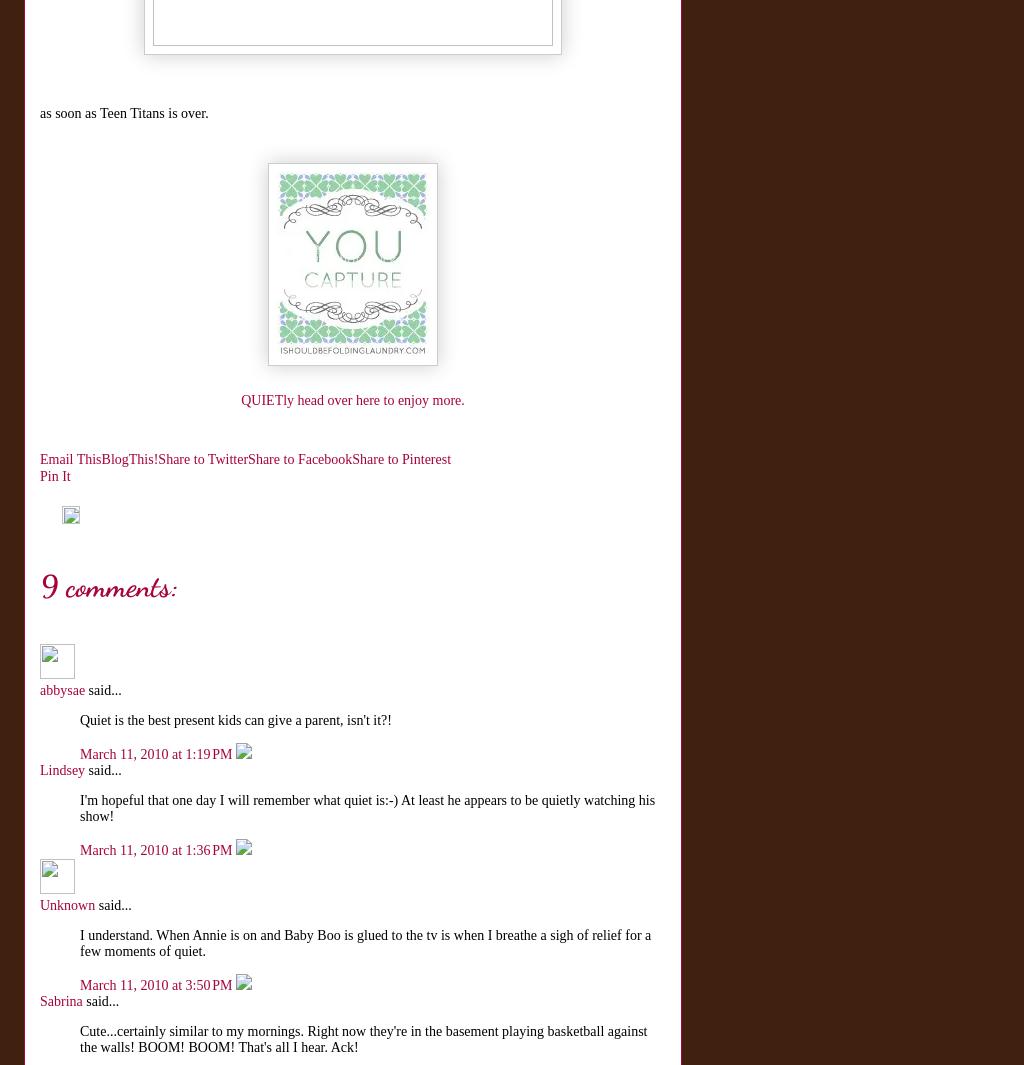 Image resolution: width=1024 pixels, height=1065 pixels. Describe the element at coordinates (124, 111) in the screenshot. I see `'as soon as Teen Titans is over.'` at that location.